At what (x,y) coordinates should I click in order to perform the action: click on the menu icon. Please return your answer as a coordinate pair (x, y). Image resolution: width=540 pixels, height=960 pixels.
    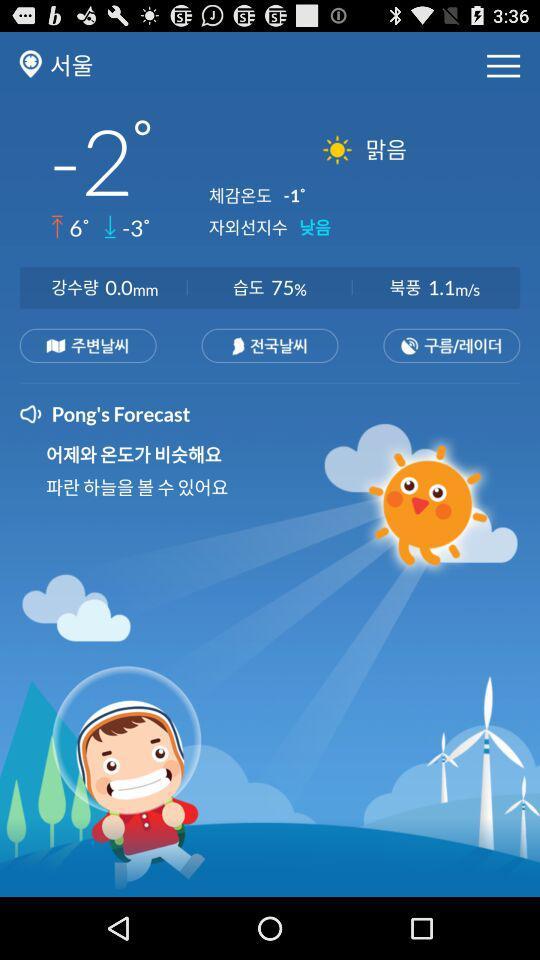
    Looking at the image, I should click on (502, 70).